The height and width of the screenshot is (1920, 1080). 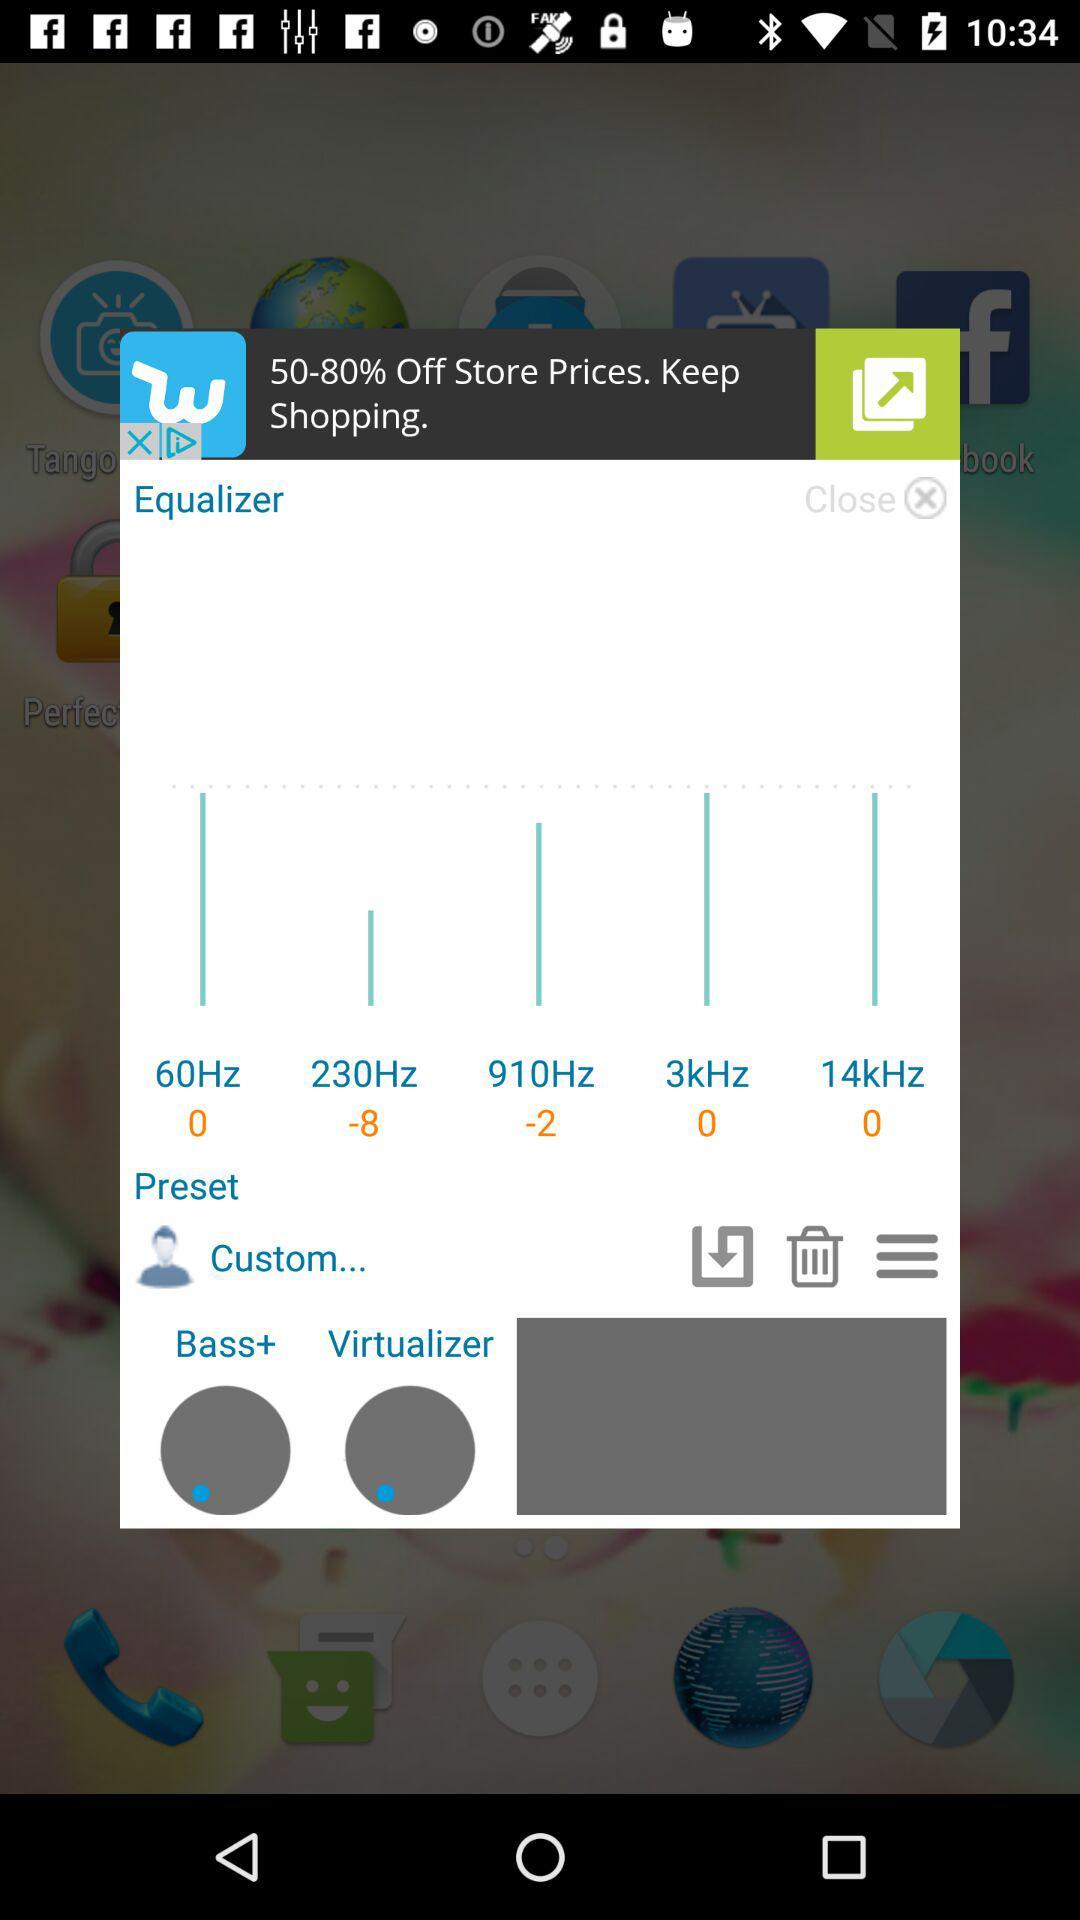 What do you see at coordinates (164, 1256) in the screenshot?
I see `the image to the left of custom  text` at bounding box center [164, 1256].